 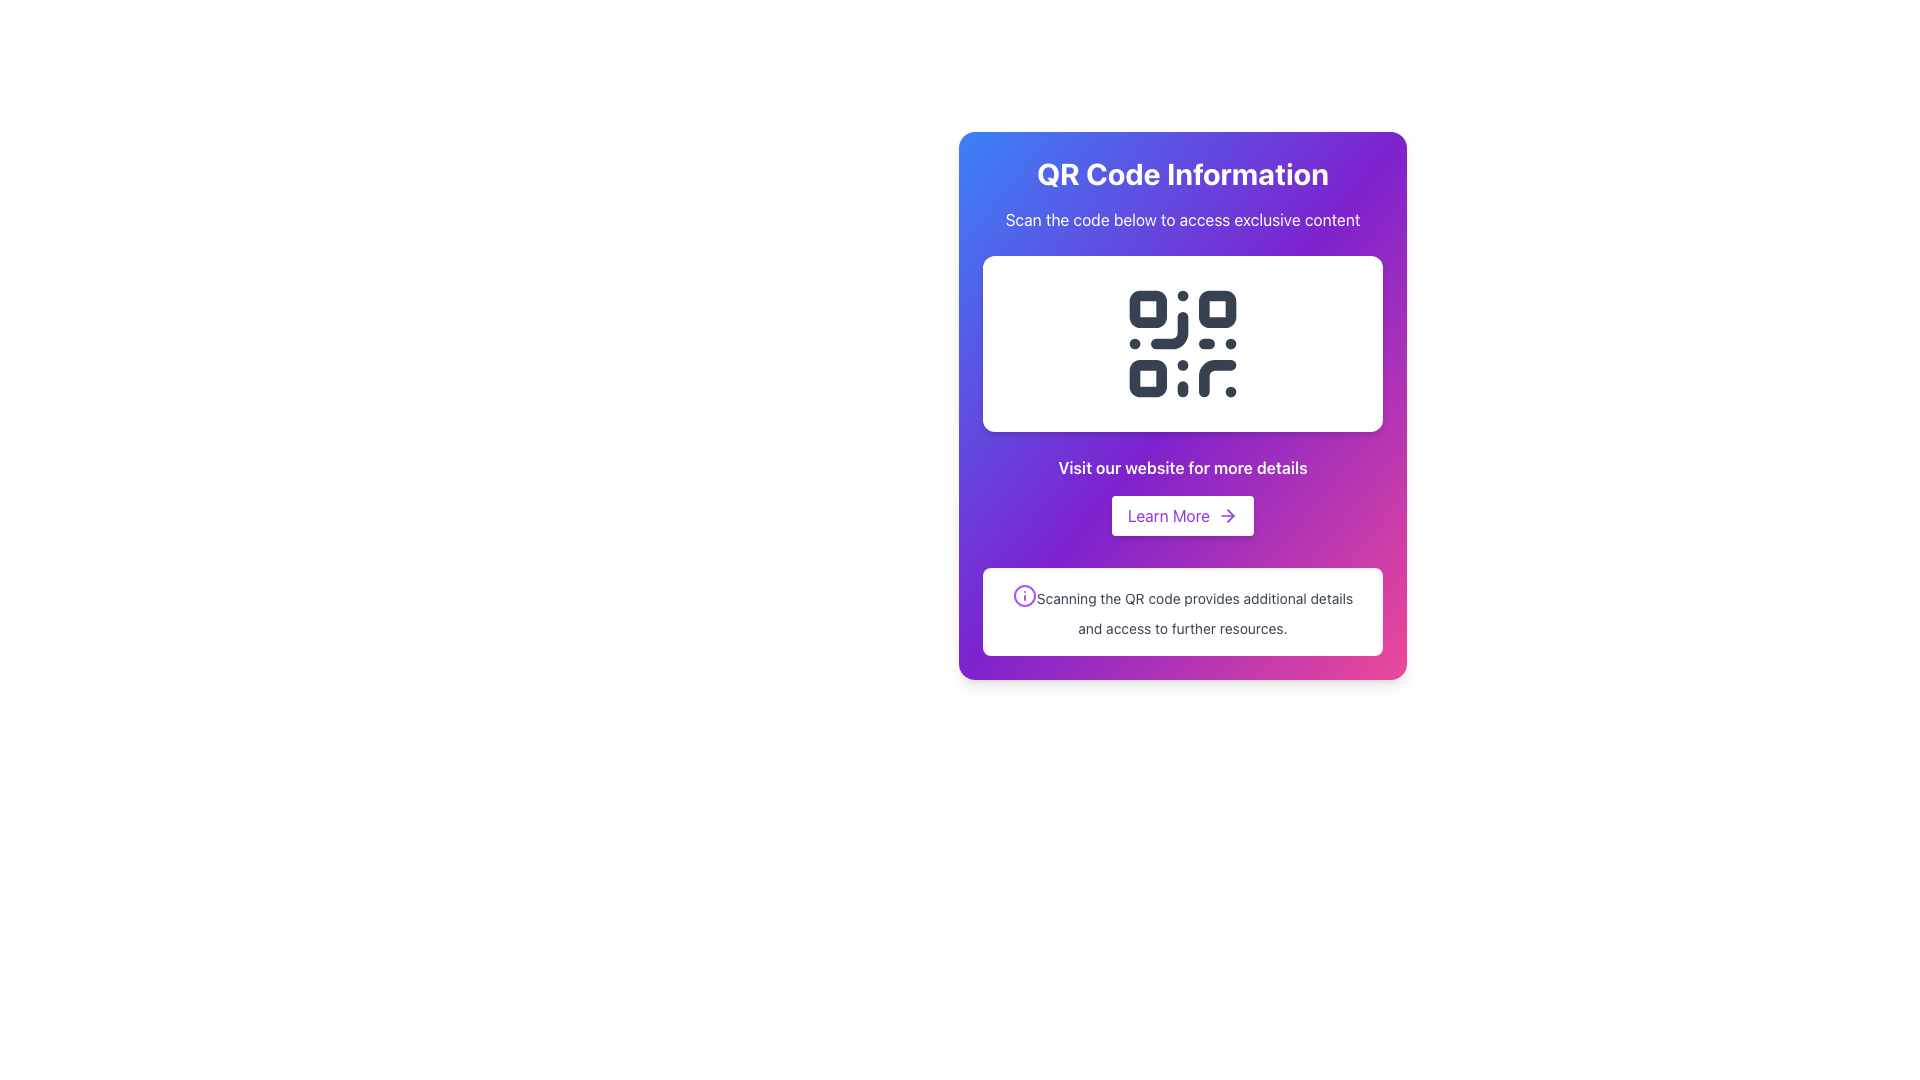 I want to click on the decorative graphic element positioned at the bottom left of the upper right quadrant of the QR code, so click(x=1148, y=378).